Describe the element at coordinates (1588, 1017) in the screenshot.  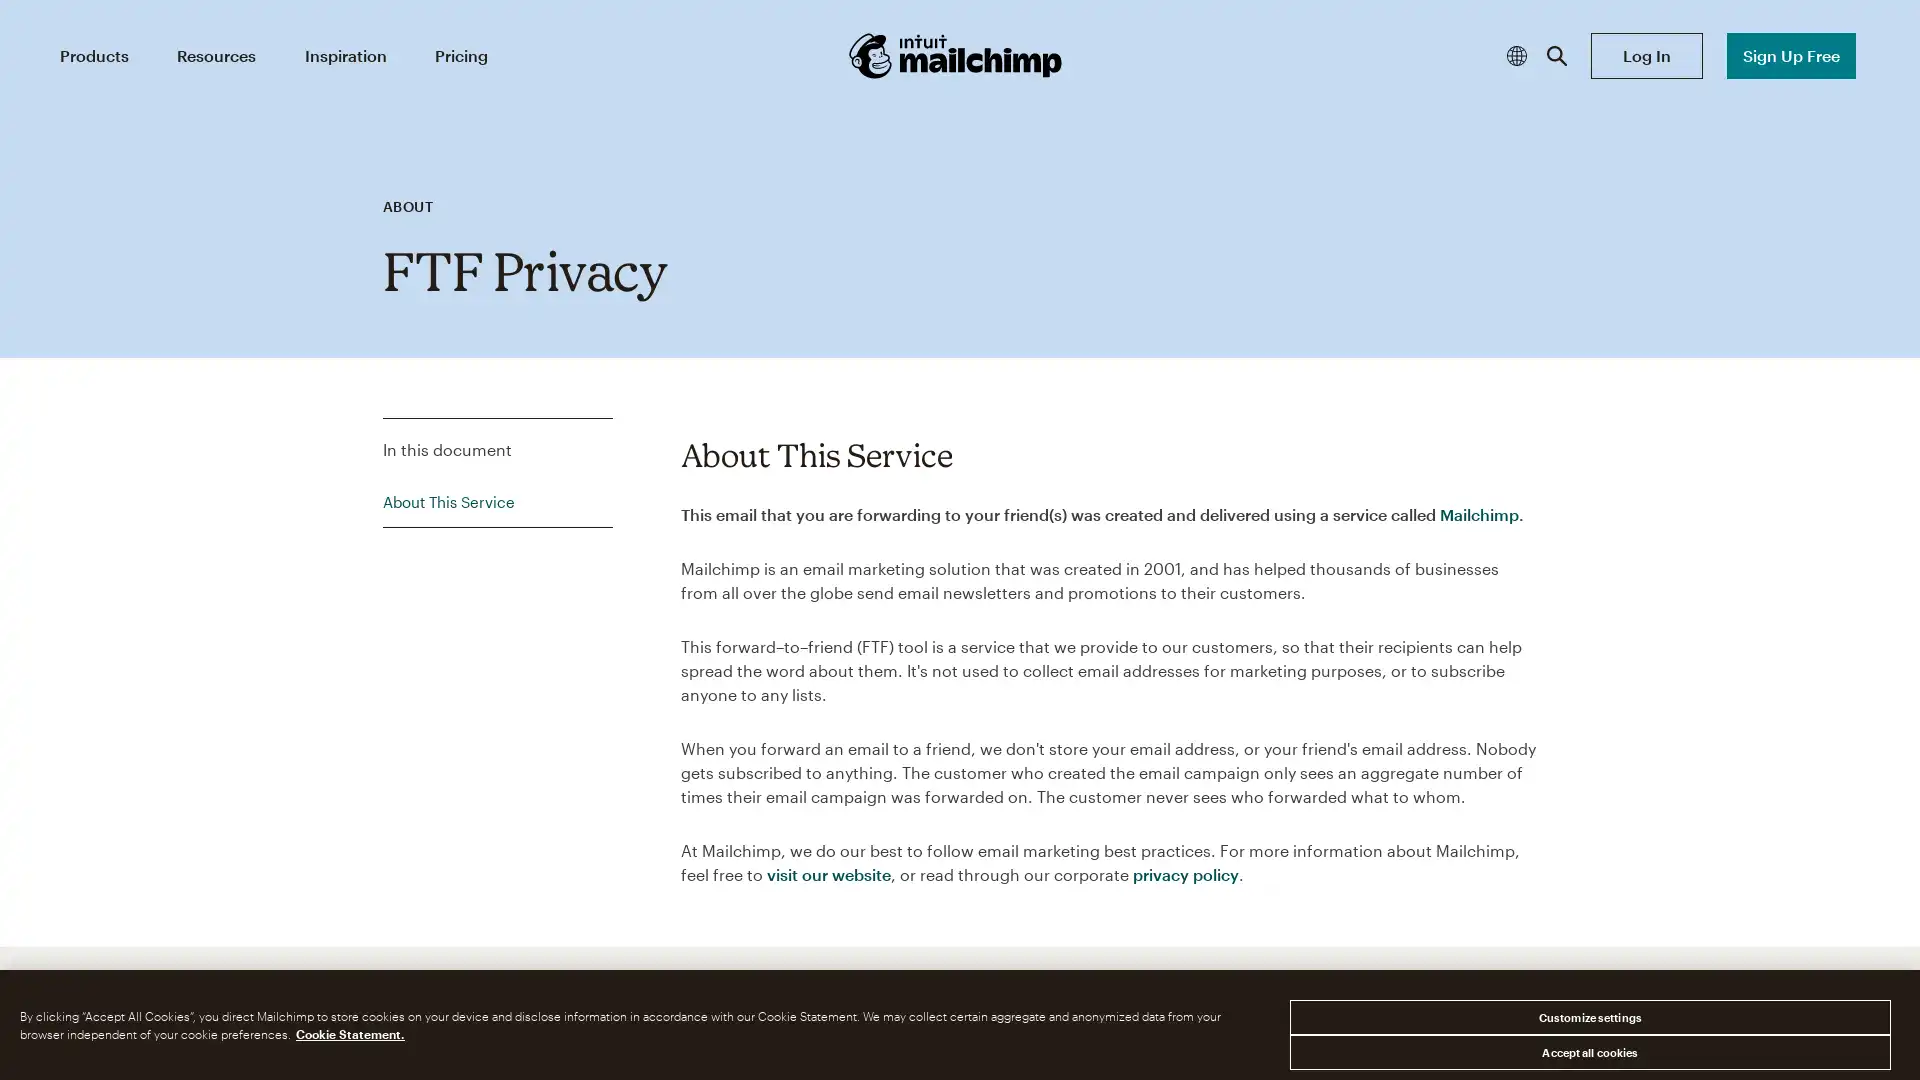
I see `Customize settings` at that location.